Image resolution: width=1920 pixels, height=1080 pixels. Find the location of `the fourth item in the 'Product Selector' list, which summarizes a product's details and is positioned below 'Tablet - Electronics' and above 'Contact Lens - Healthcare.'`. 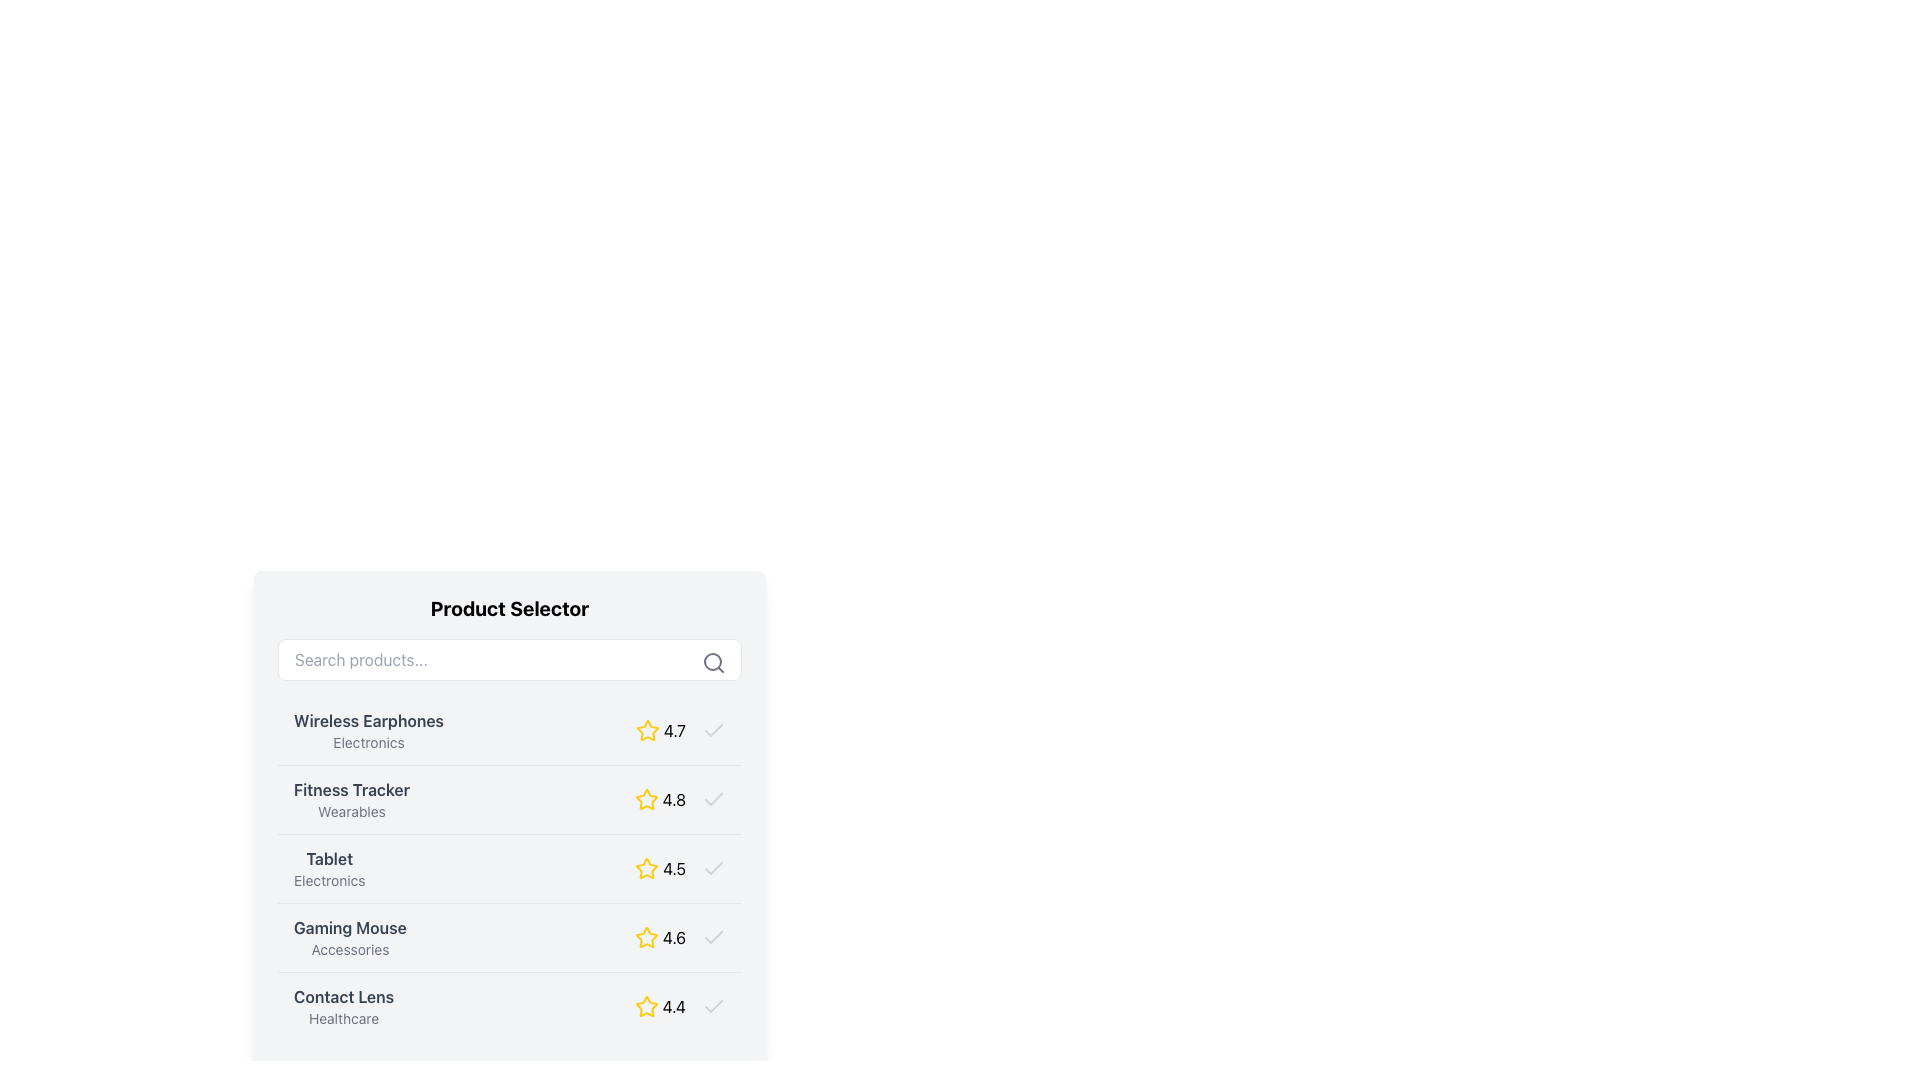

the fourth item in the 'Product Selector' list, which summarizes a product's details and is positioned below 'Tablet - Electronics' and above 'Contact Lens - Healthcare.' is located at coordinates (509, 937).